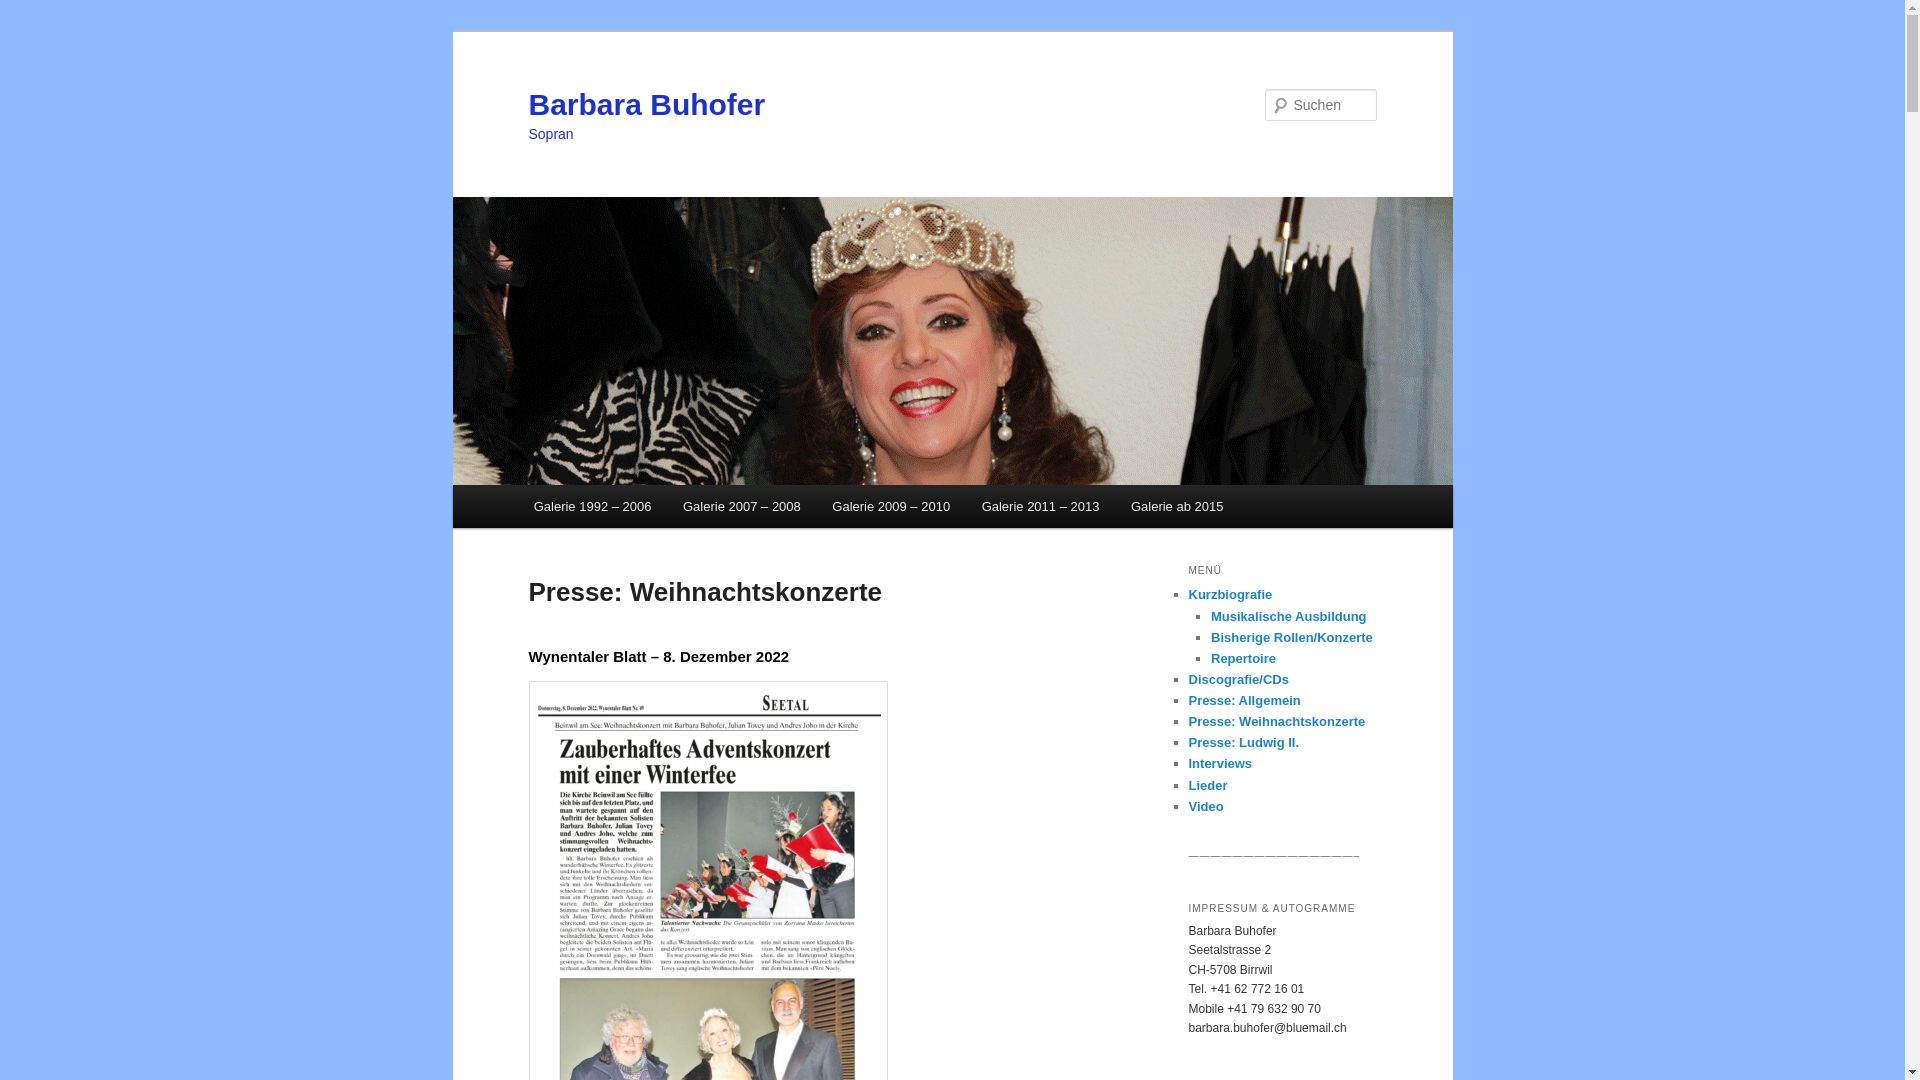 The image size is (1920, 1080). Describe the element at coordinates (1228, 593) in the screenshot. I see `'Kurzbiografie'` at that location.